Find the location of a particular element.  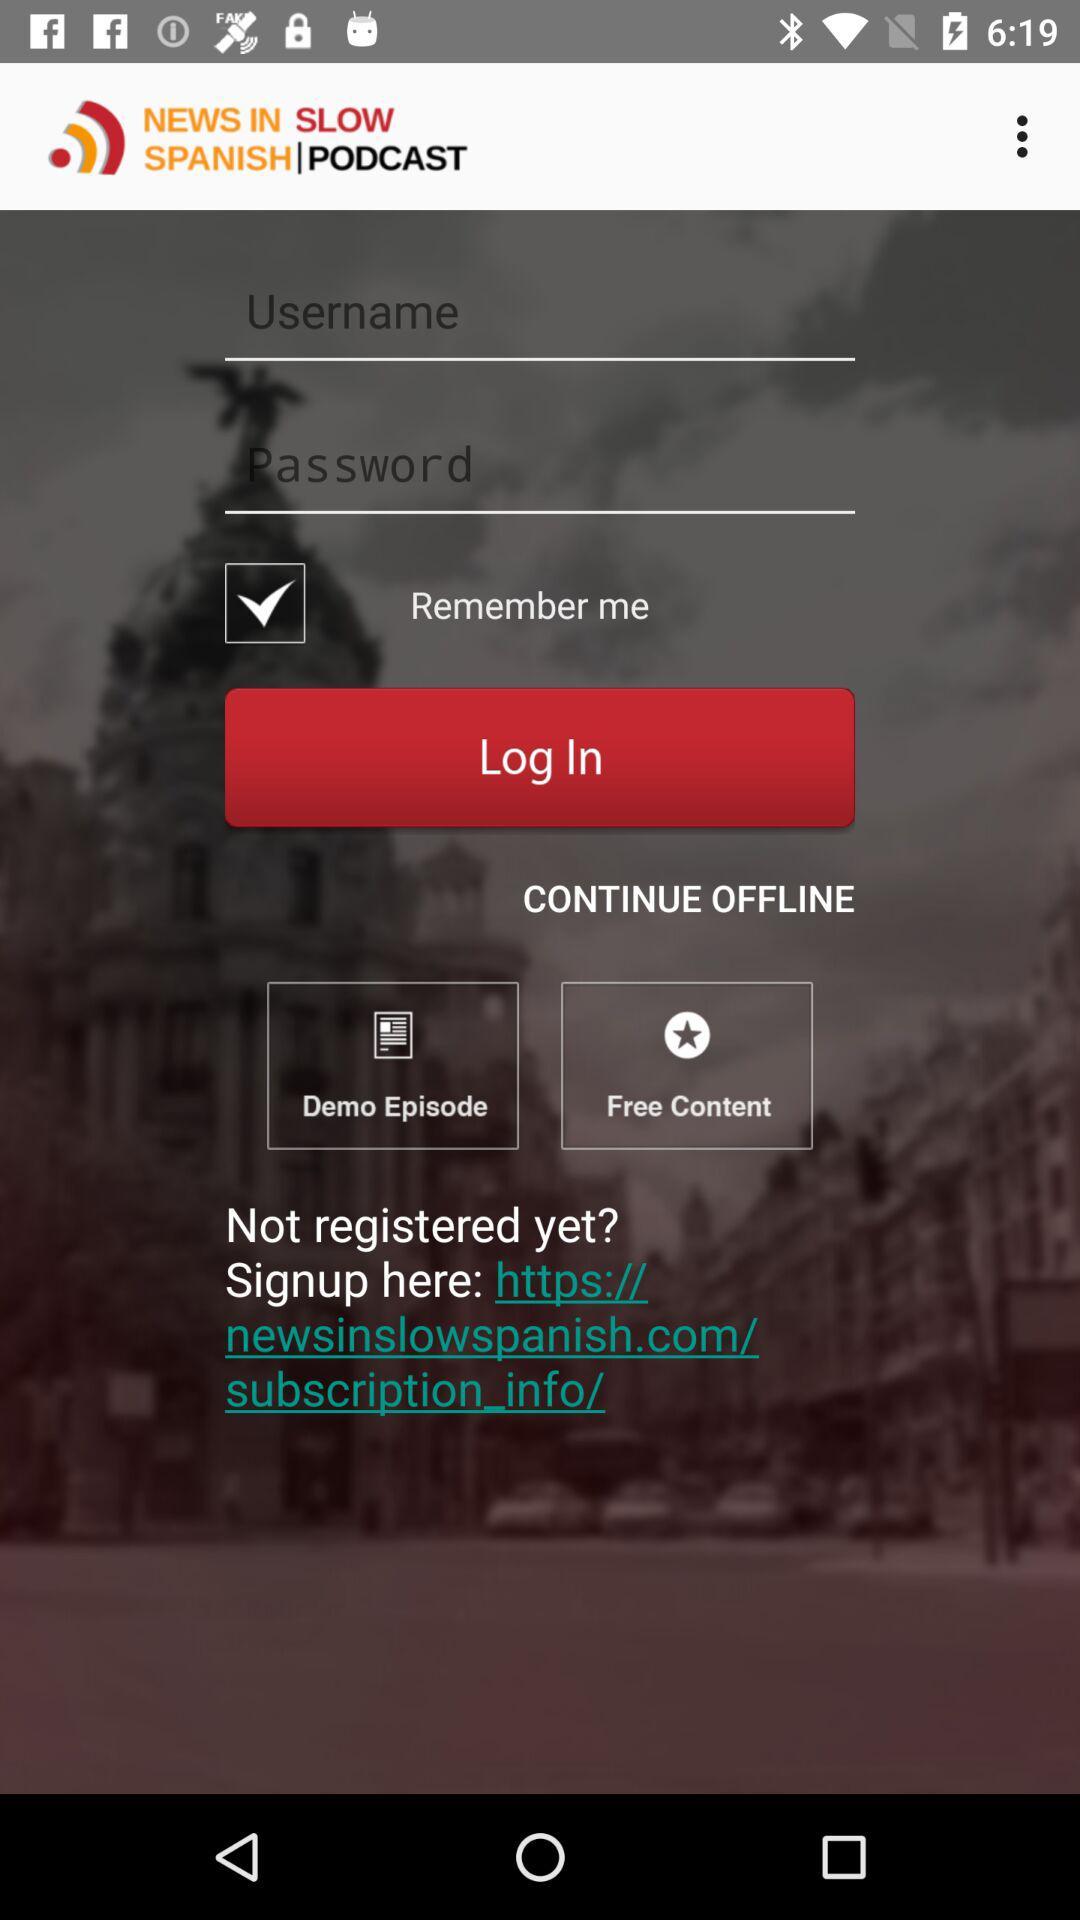

click here to log in is located at coordinates (540, 760).